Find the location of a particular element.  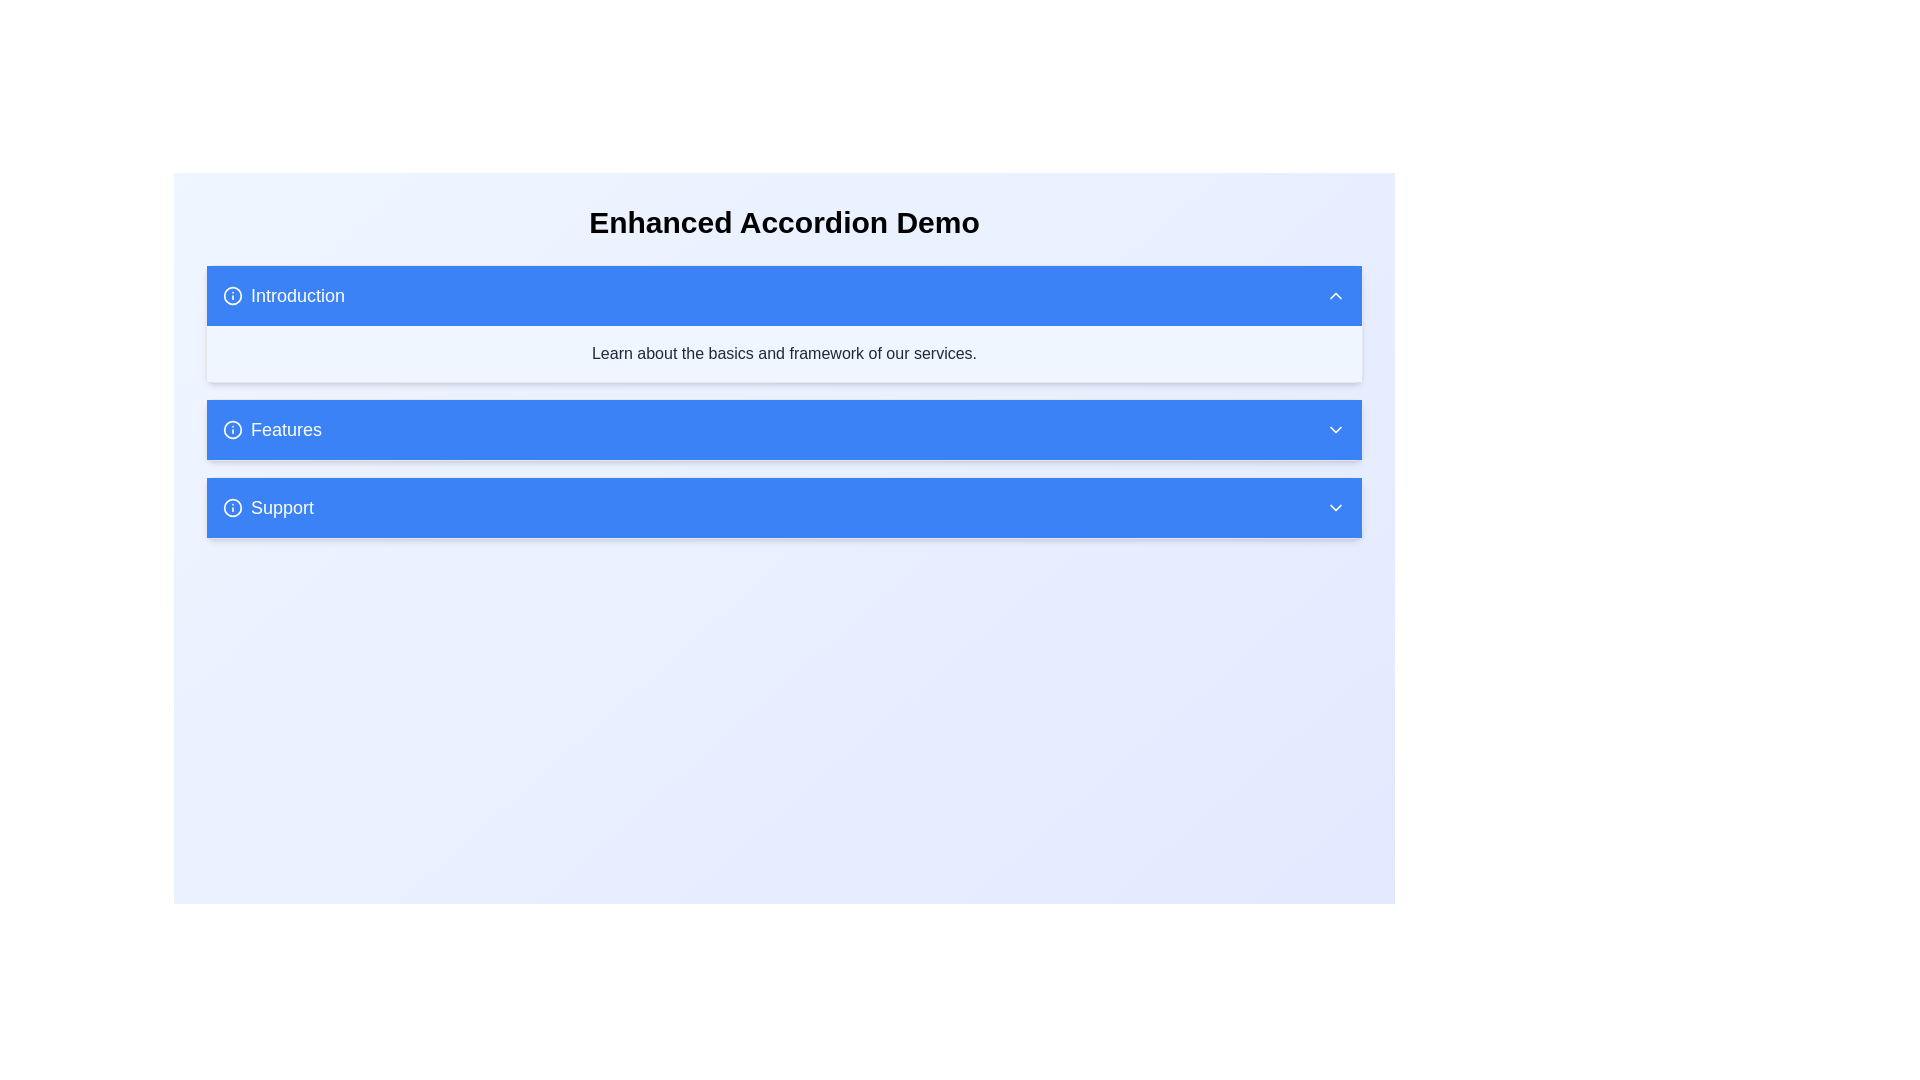

the Text Header displaying 'Enhanced Accordion Demo', which is a bold, large-sized, centered text at the top of the interface is located at coordinates (783, 223).